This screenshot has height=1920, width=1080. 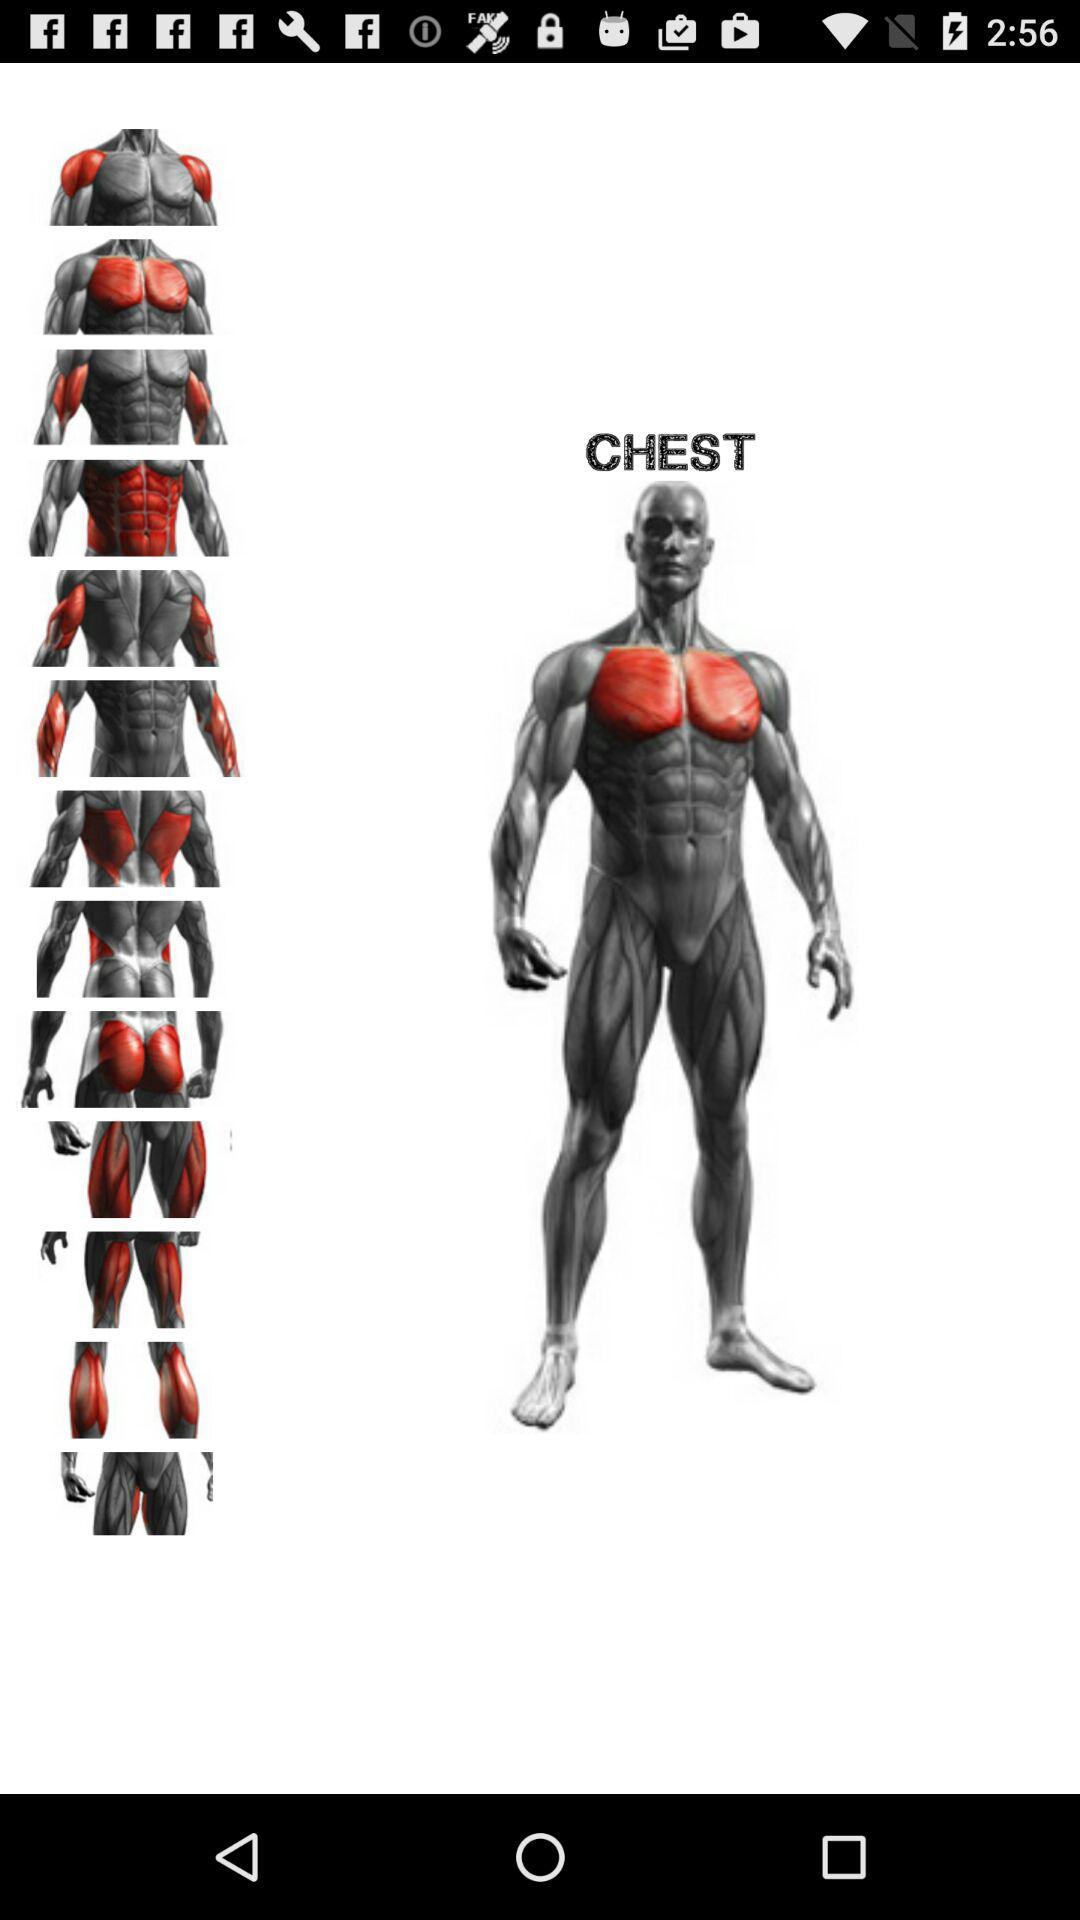 I want to click on body part, so click(x=131, y=1382).